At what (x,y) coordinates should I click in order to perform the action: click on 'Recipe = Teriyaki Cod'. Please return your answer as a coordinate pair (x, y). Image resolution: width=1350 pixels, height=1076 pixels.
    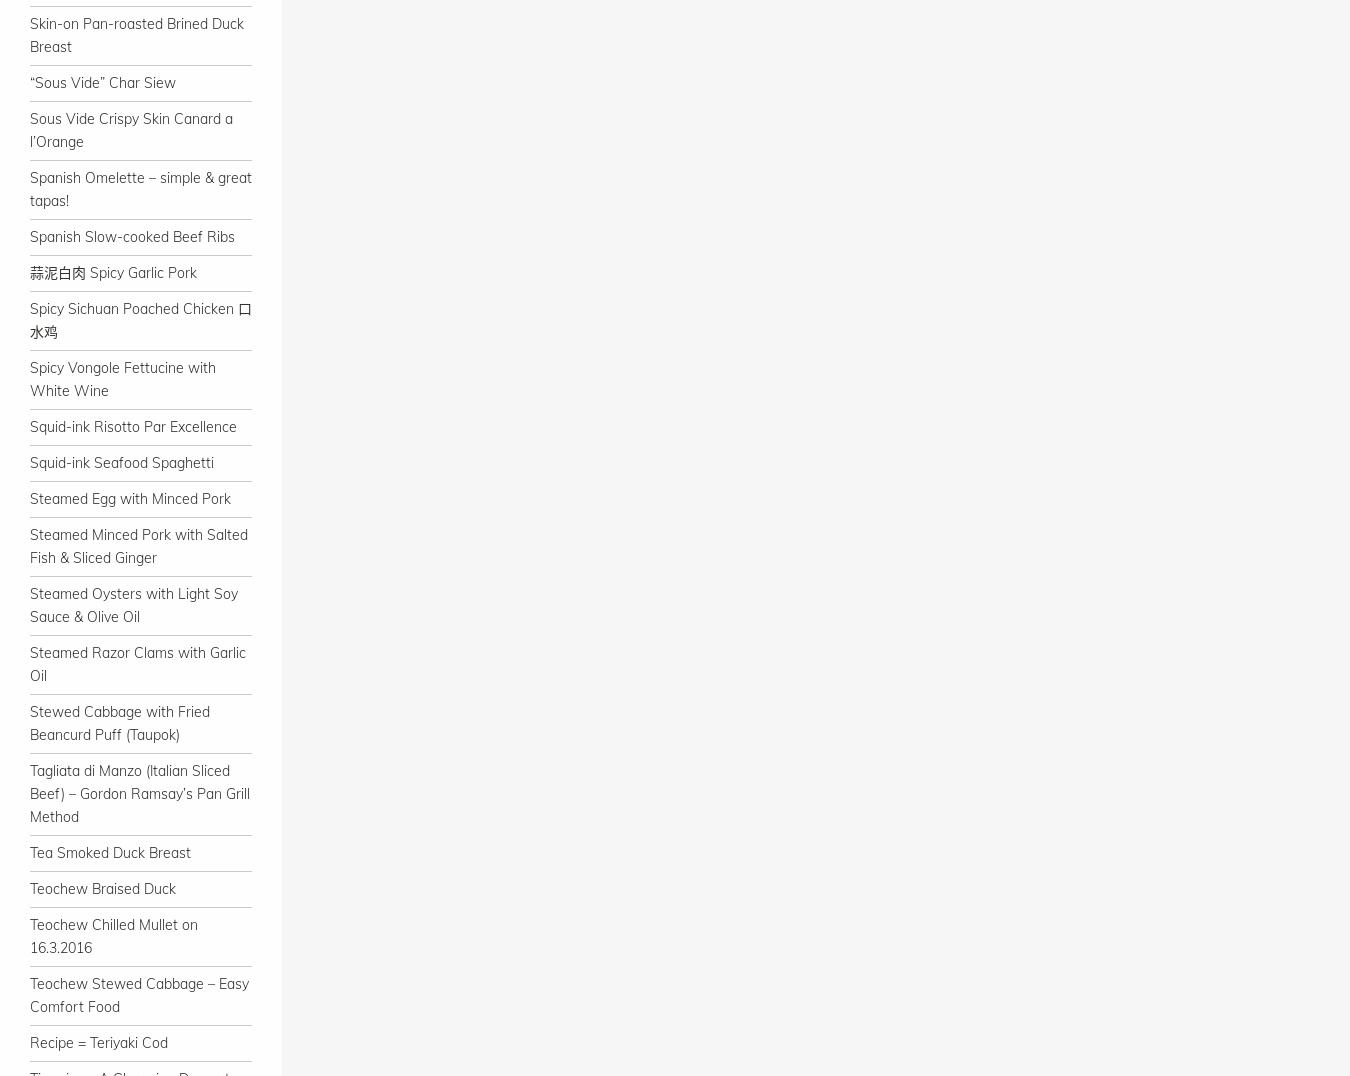
    Looking at the image, I should click on (97, 1042).